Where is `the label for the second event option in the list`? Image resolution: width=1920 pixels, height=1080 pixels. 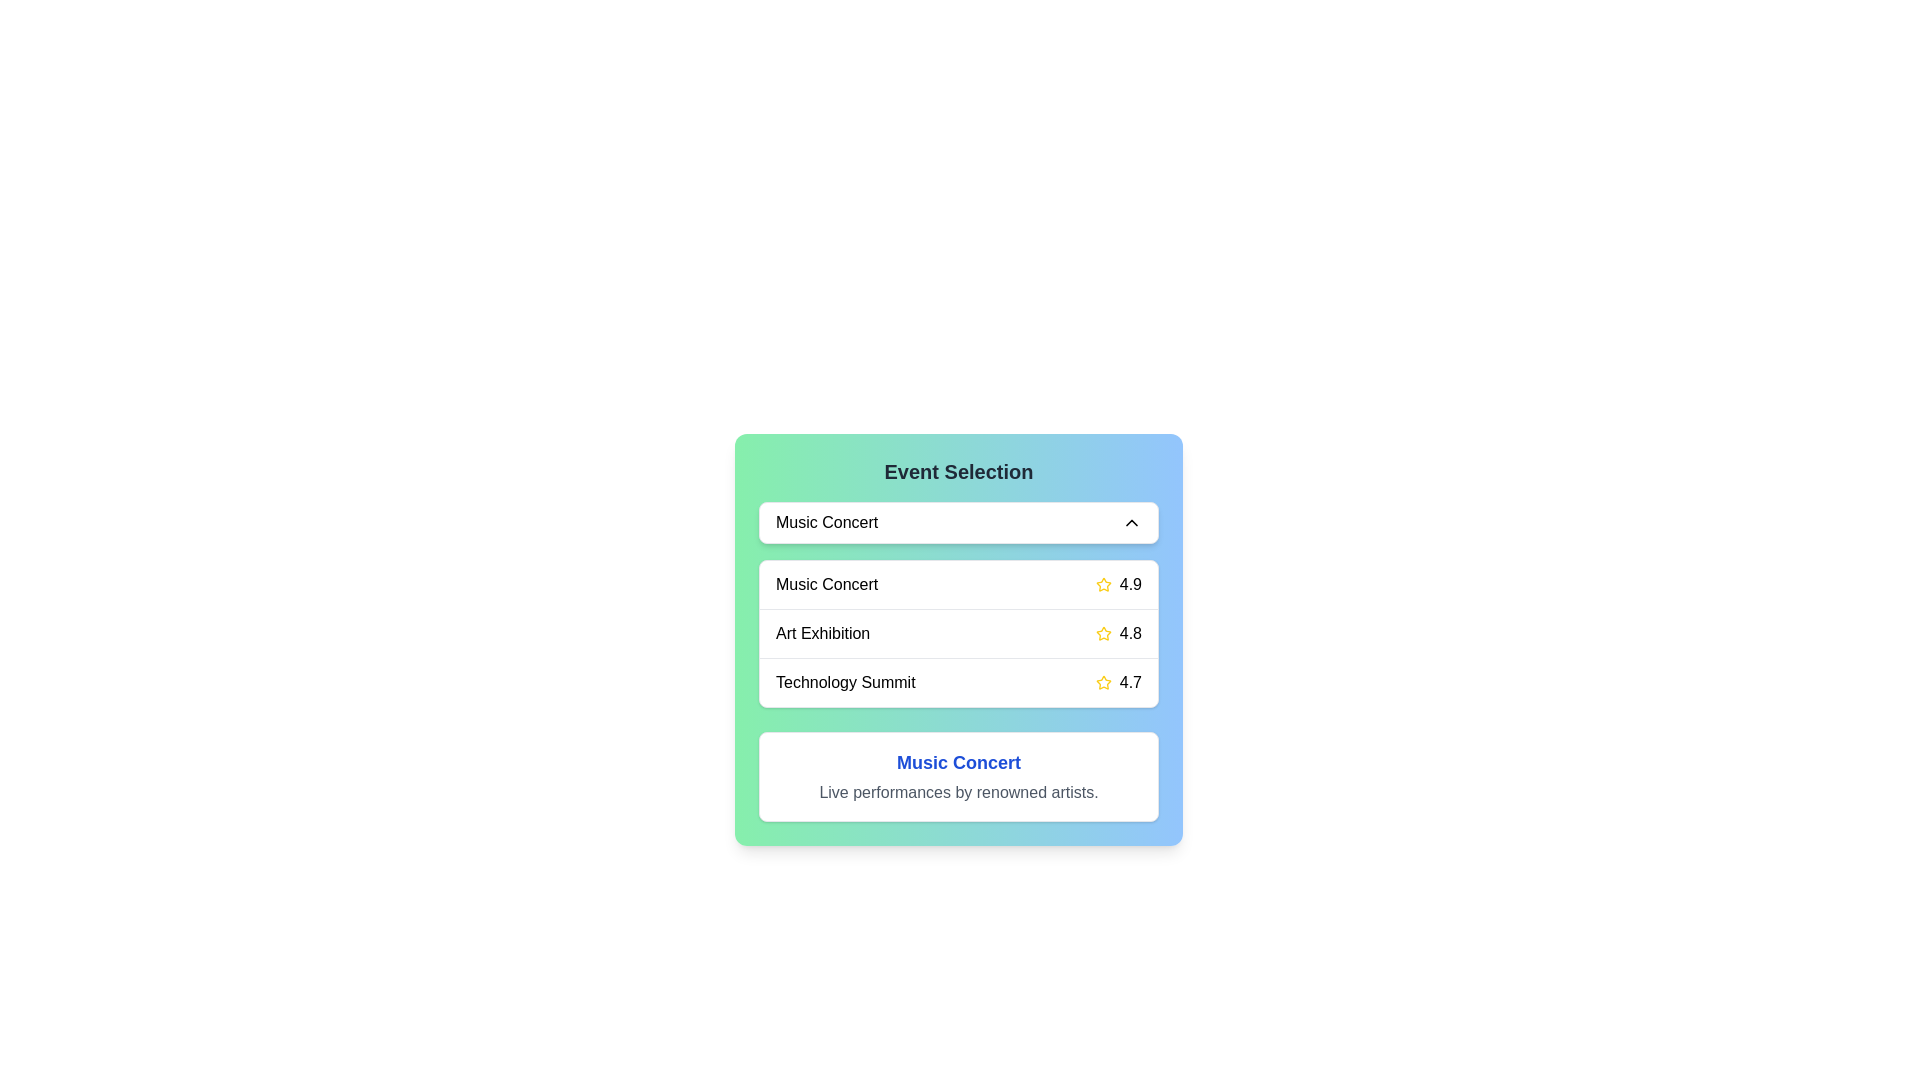
the label for the second event option in the list is located at coordinates (822, 633).